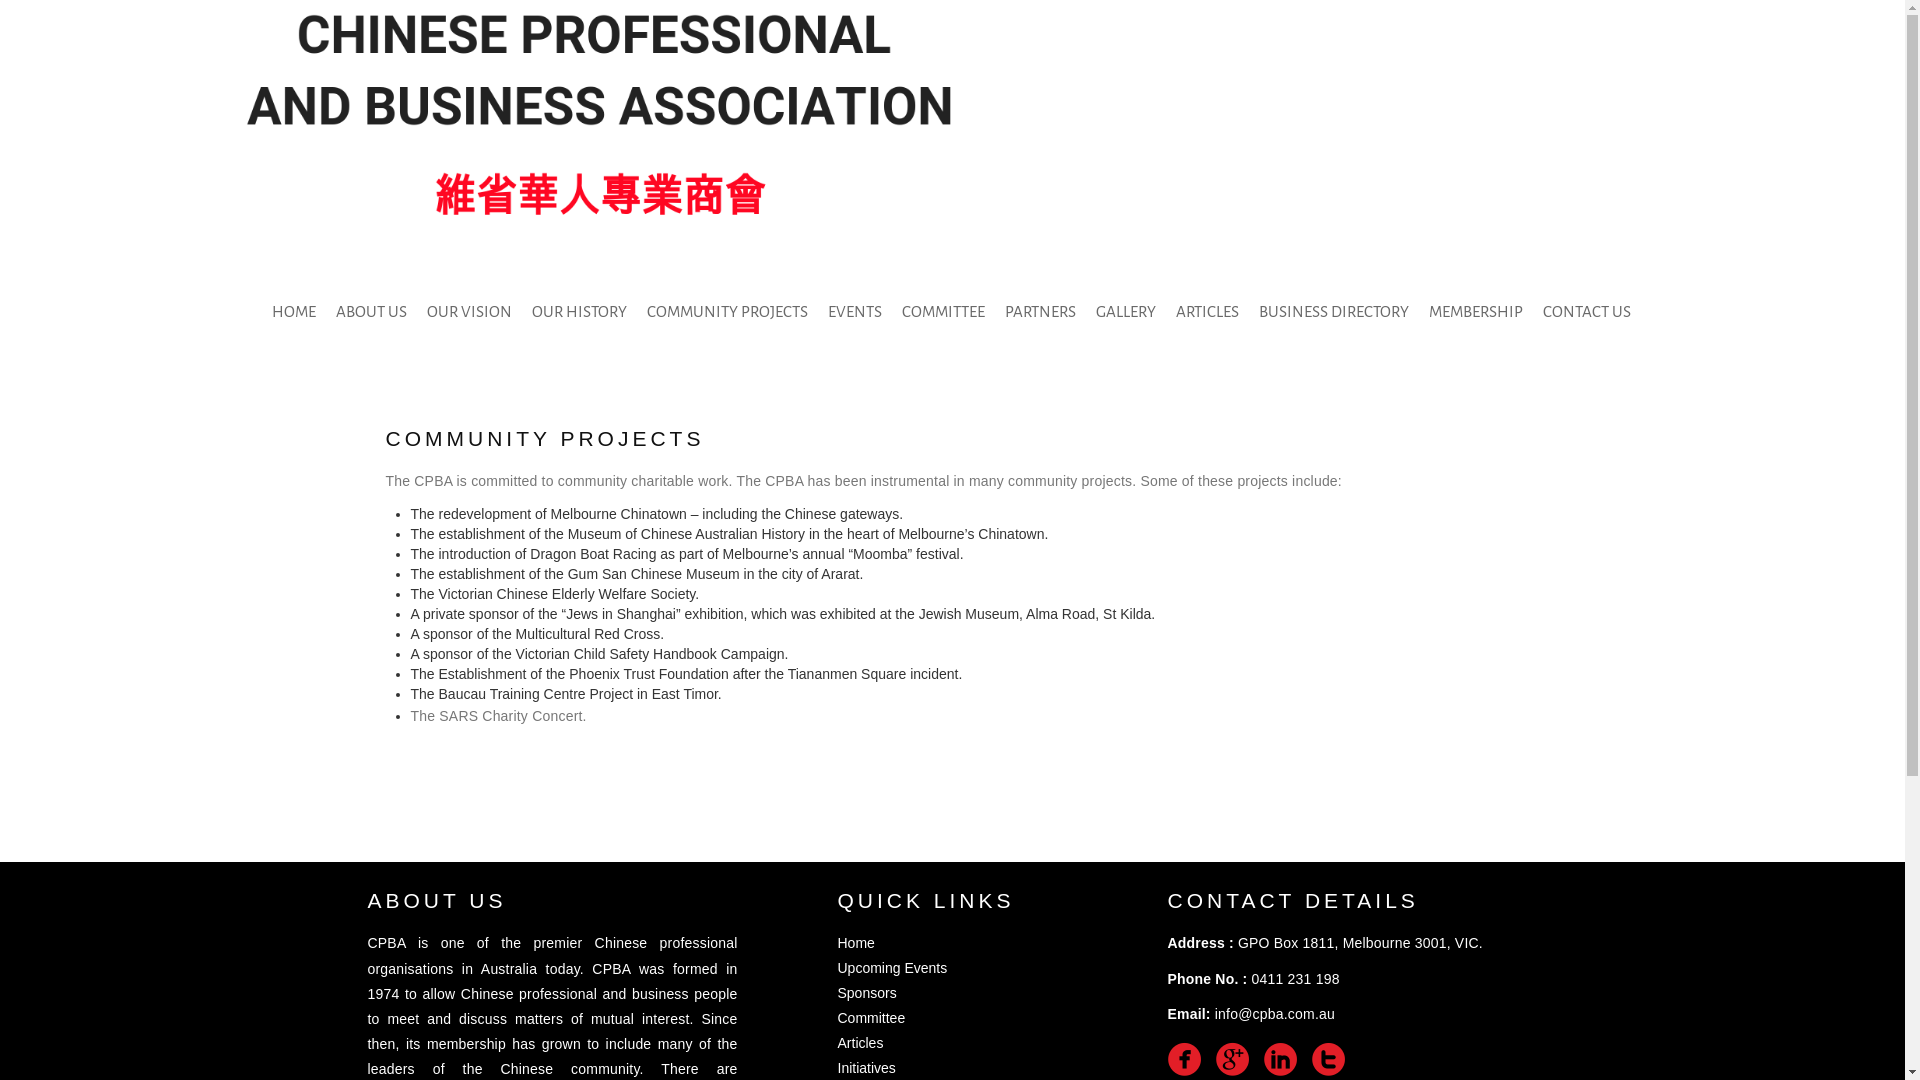 This screenshot has height=1080, width=1920. What do you see at coordinates (854, 312) in the screenshot?
I see `'EVENTS'` at bounding box center [854, 312].